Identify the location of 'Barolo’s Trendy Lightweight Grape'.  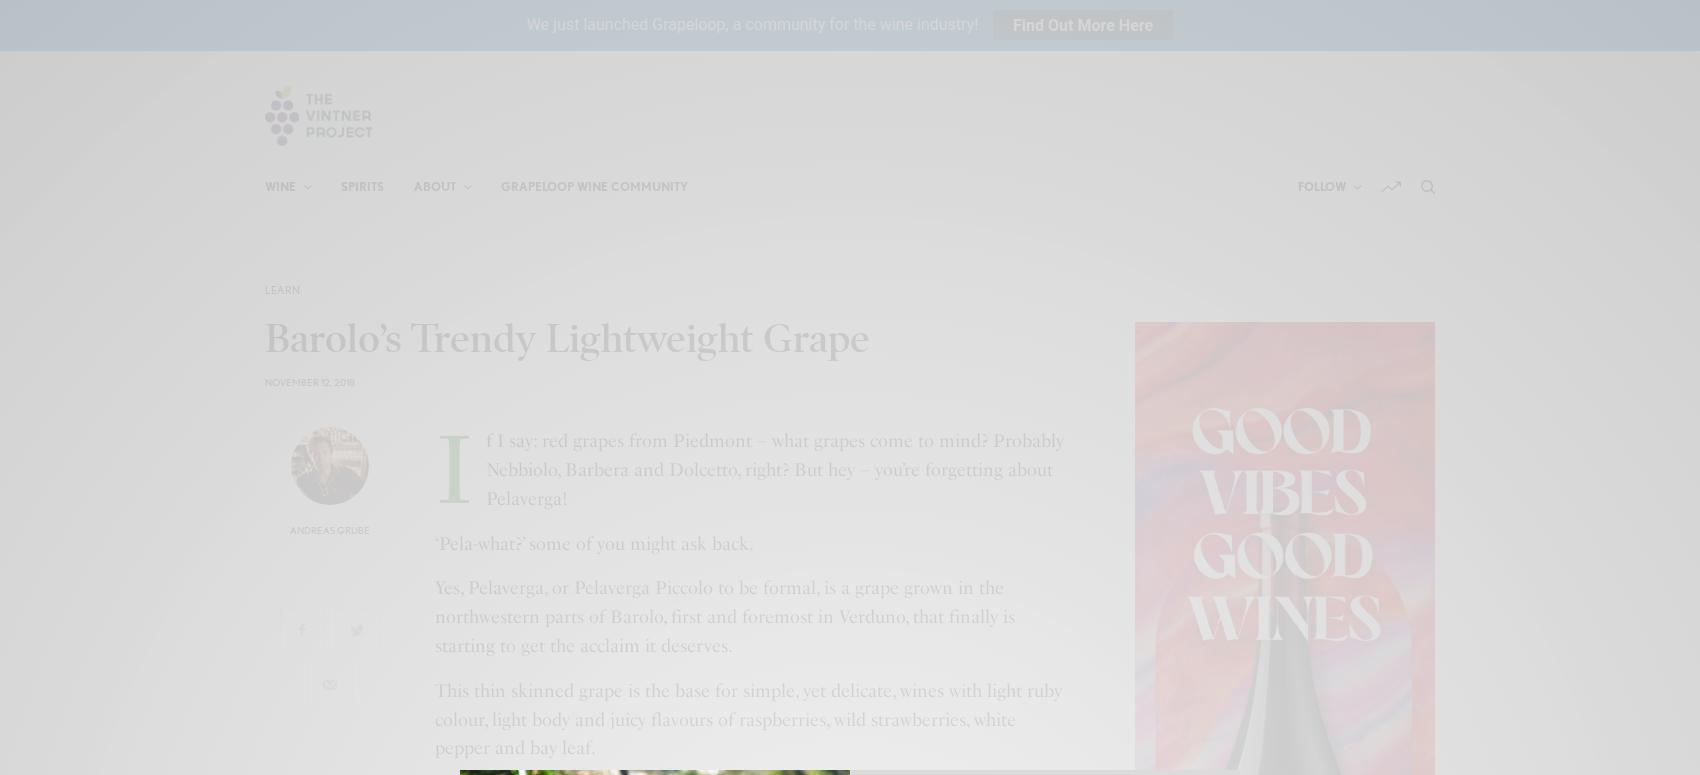
(265, 337).